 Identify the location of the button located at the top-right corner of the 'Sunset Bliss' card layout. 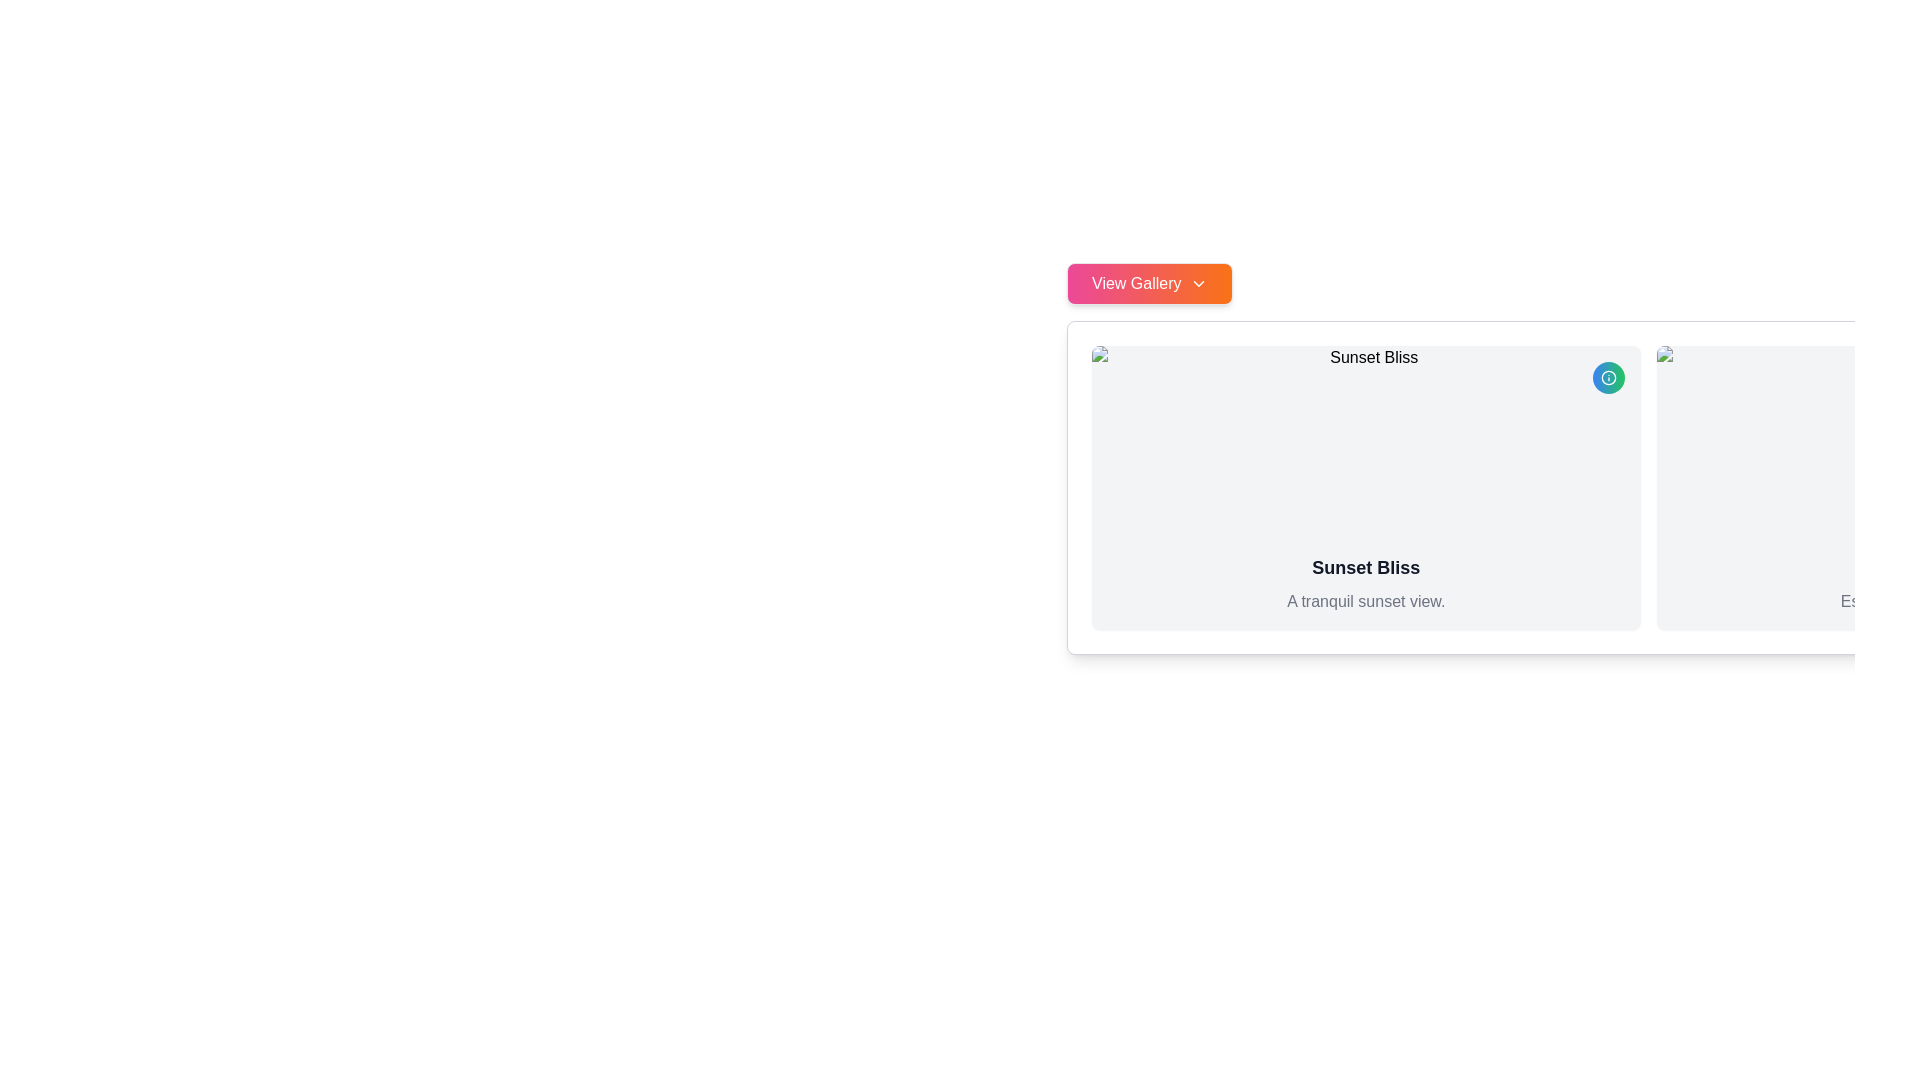
(1608, 378).